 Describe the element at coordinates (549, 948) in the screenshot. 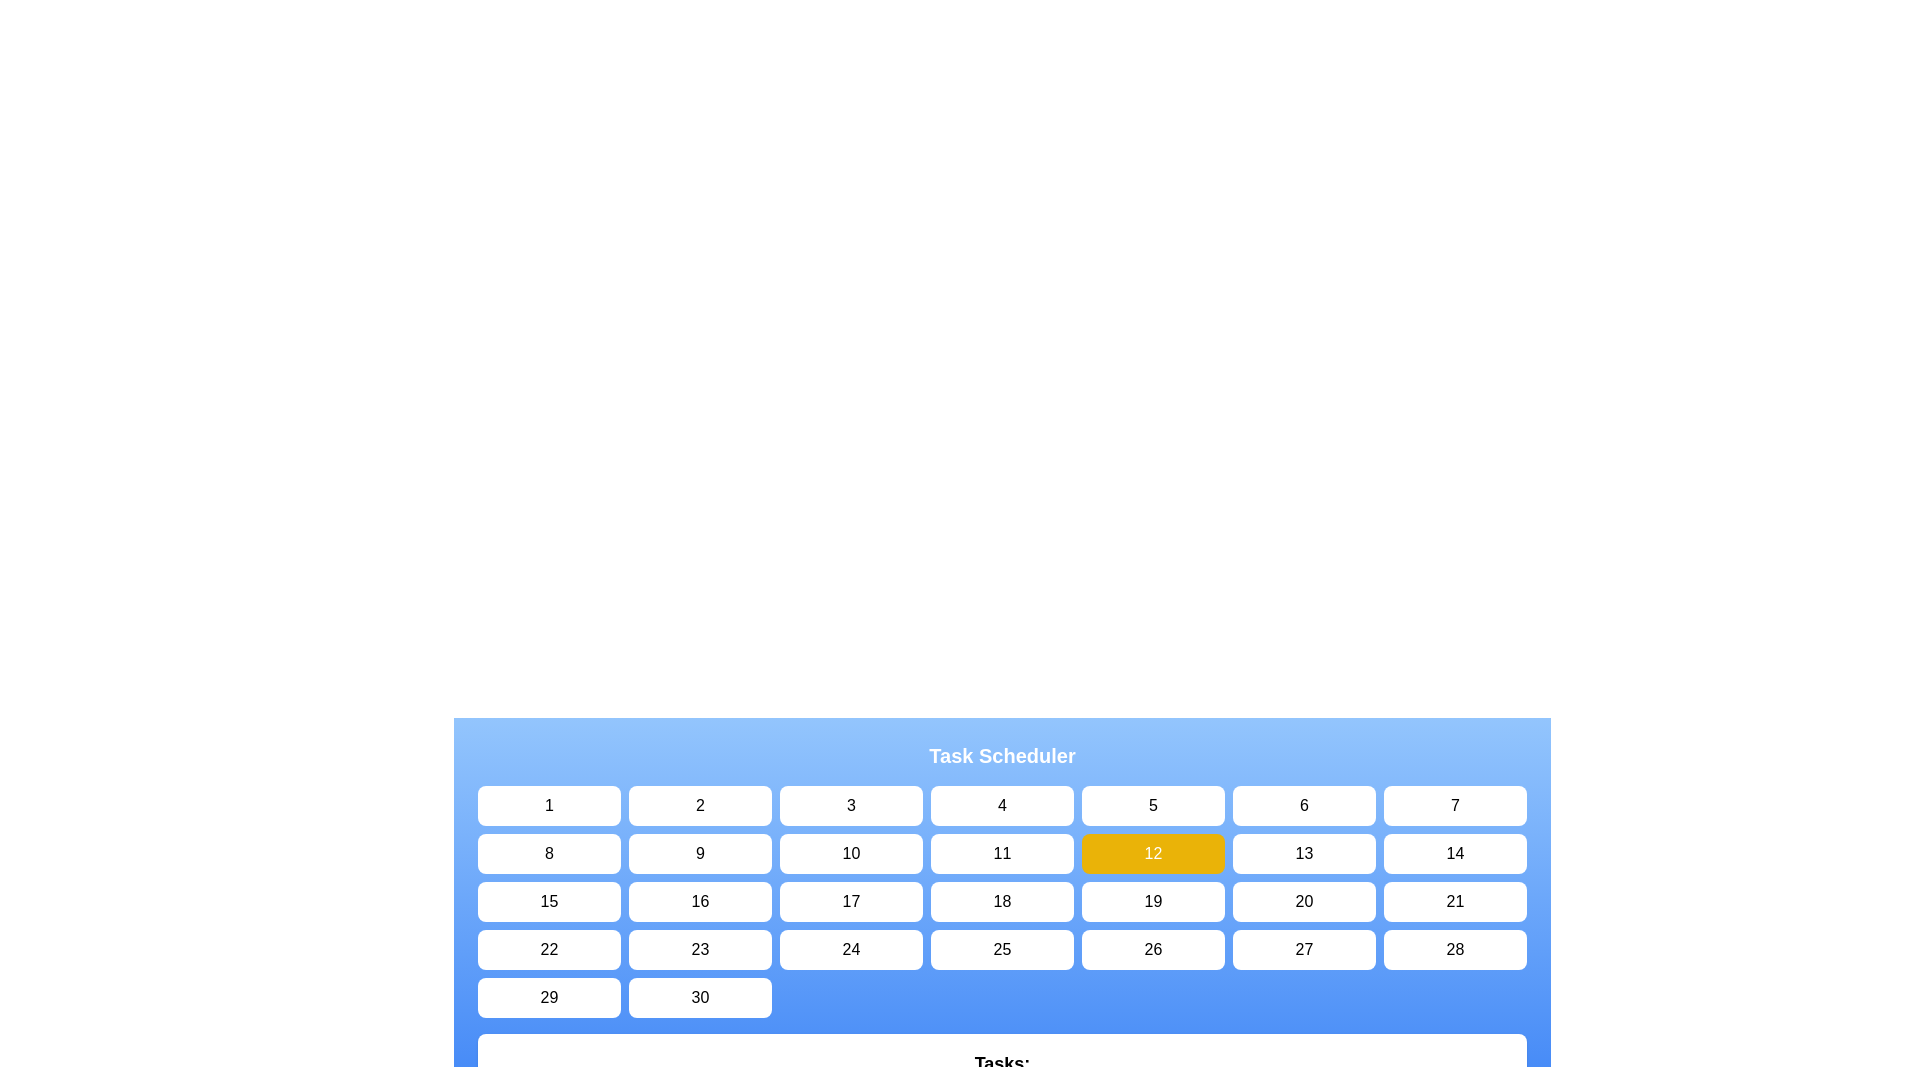

I see `the button displaying the number '22'` at that location.